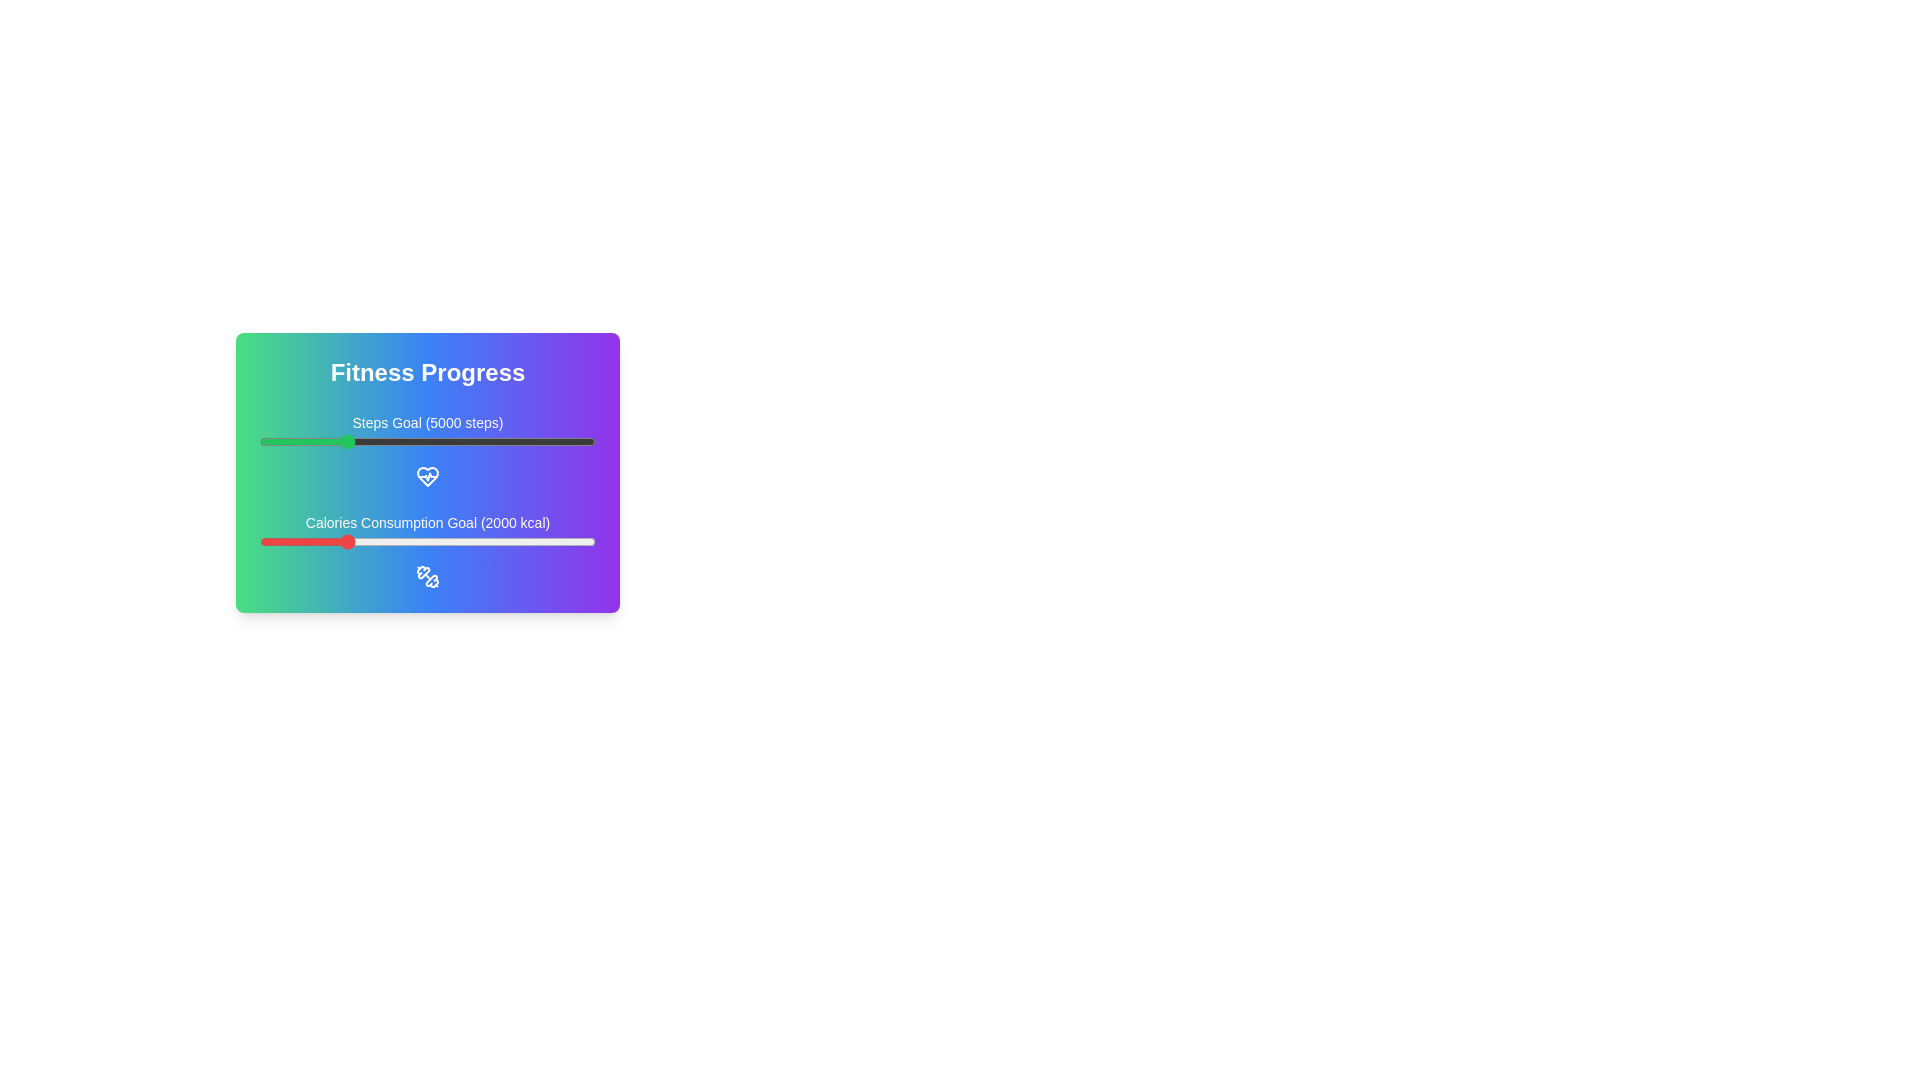 This screenshot has width=1920, height=1080. I want to click on the text label displaying 'Calories Consumption Goal (2000 kcal)', which is styled in white color and positioned above the slider component, so click(426, 522).